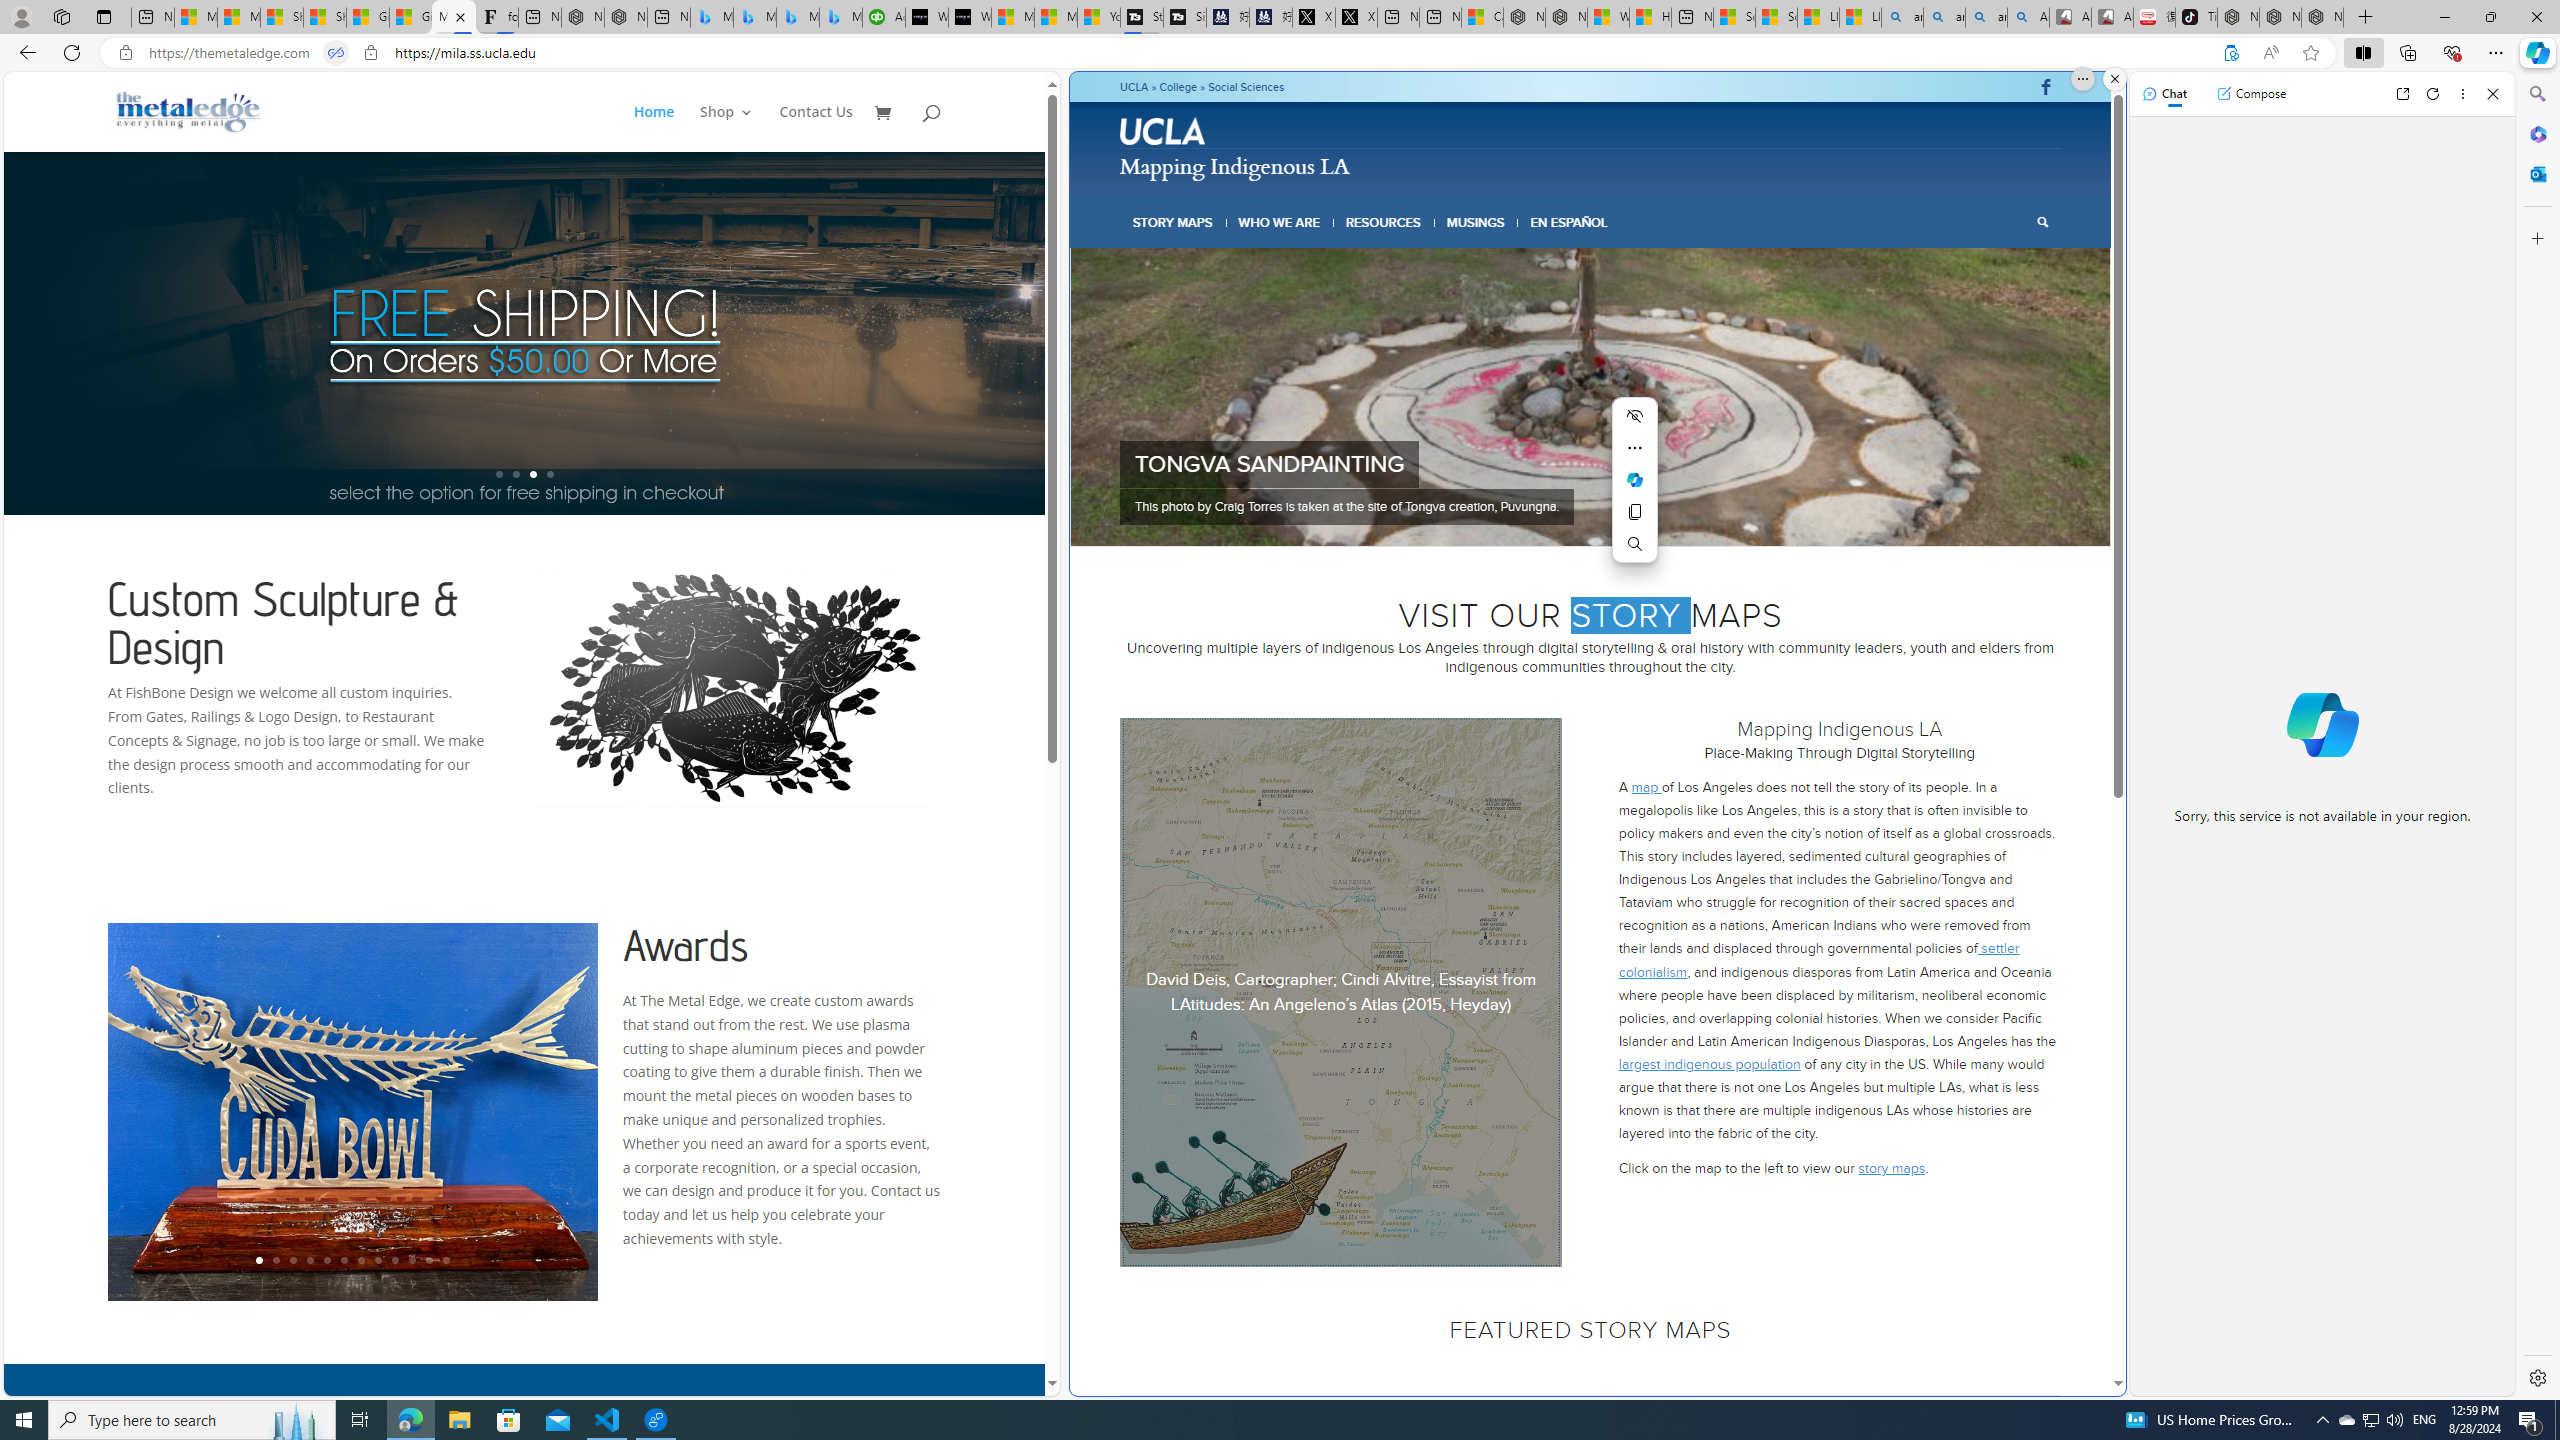 This screenshot has width=2560, height=1440. What do you see at coordinates (334, 53) in the screenshot?
I see `'Tabs in split screen'` at bounding box center [334, 53].